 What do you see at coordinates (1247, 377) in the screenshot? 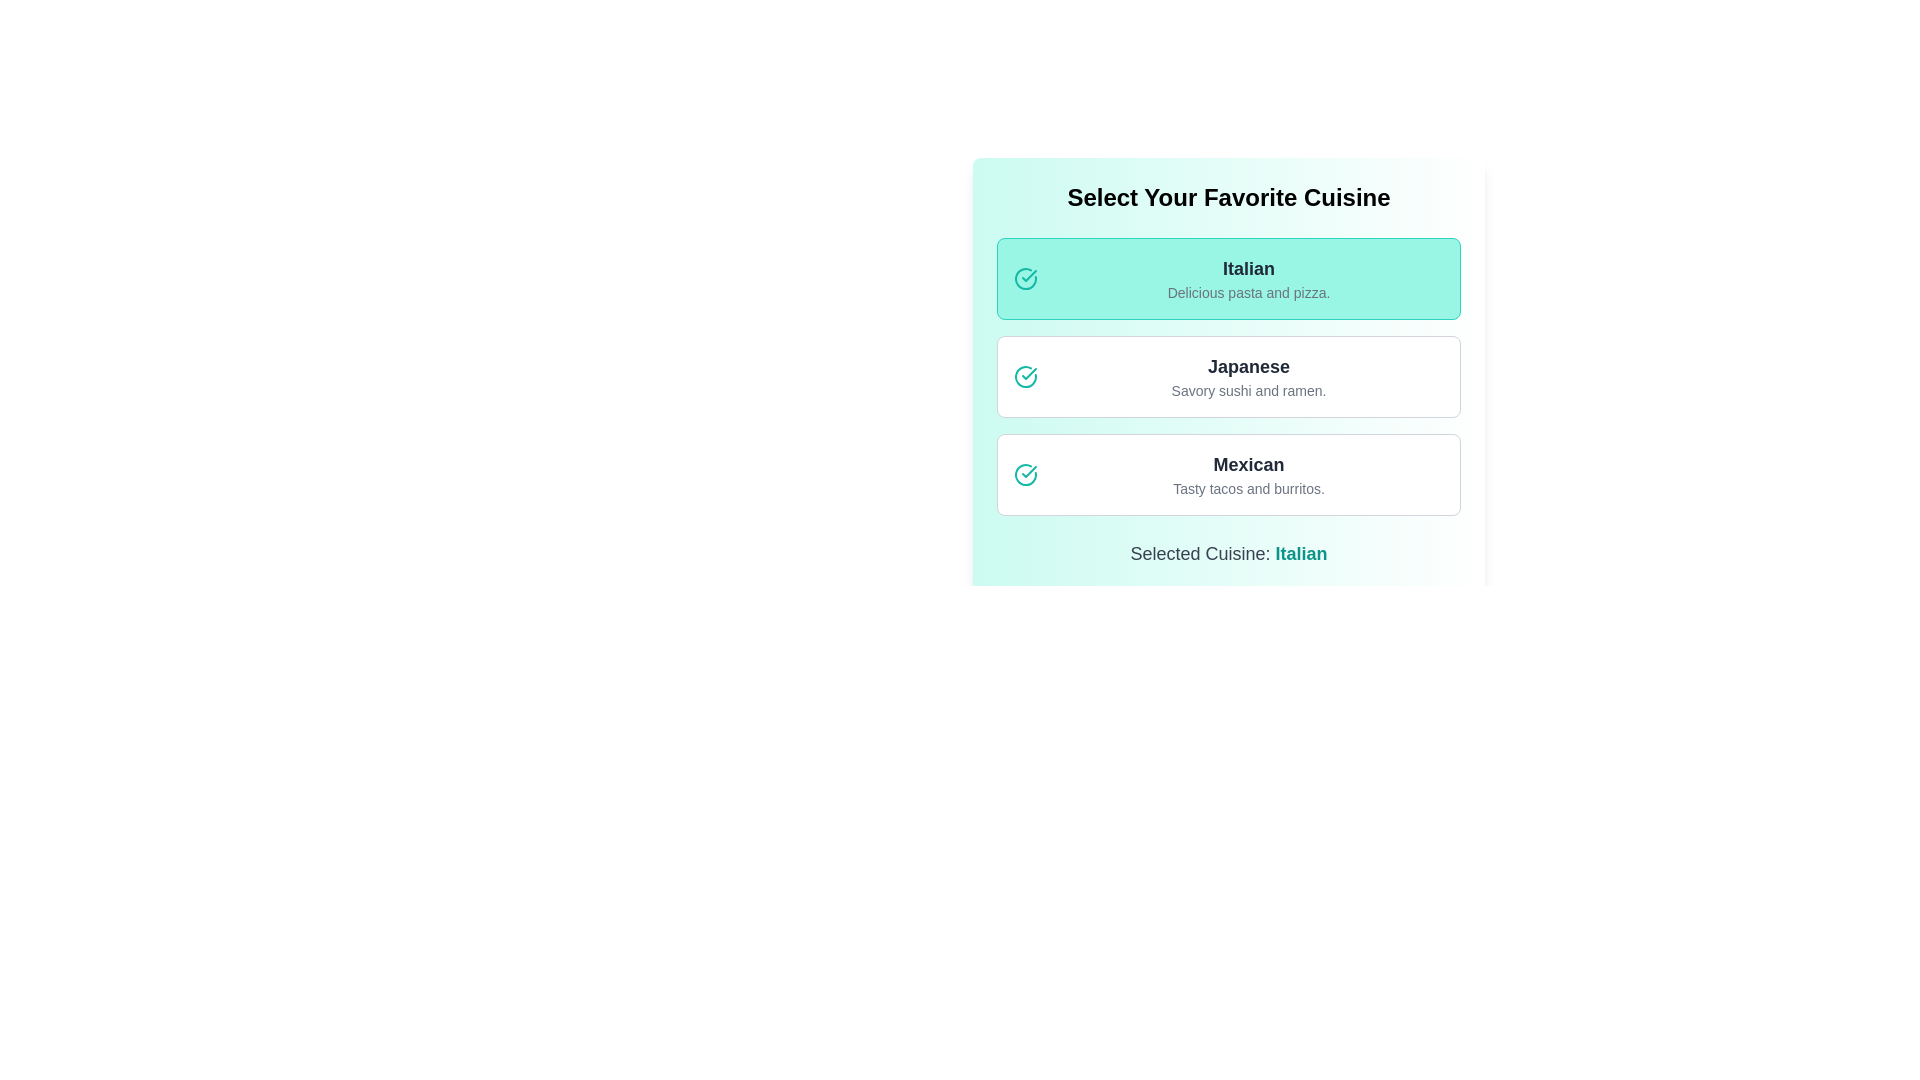
I see `text element displaying 'Japanese' and 'Savory sushi and ramen.' which is the second option in the list of selectable cuisines` at bounding box center [1247, 377].